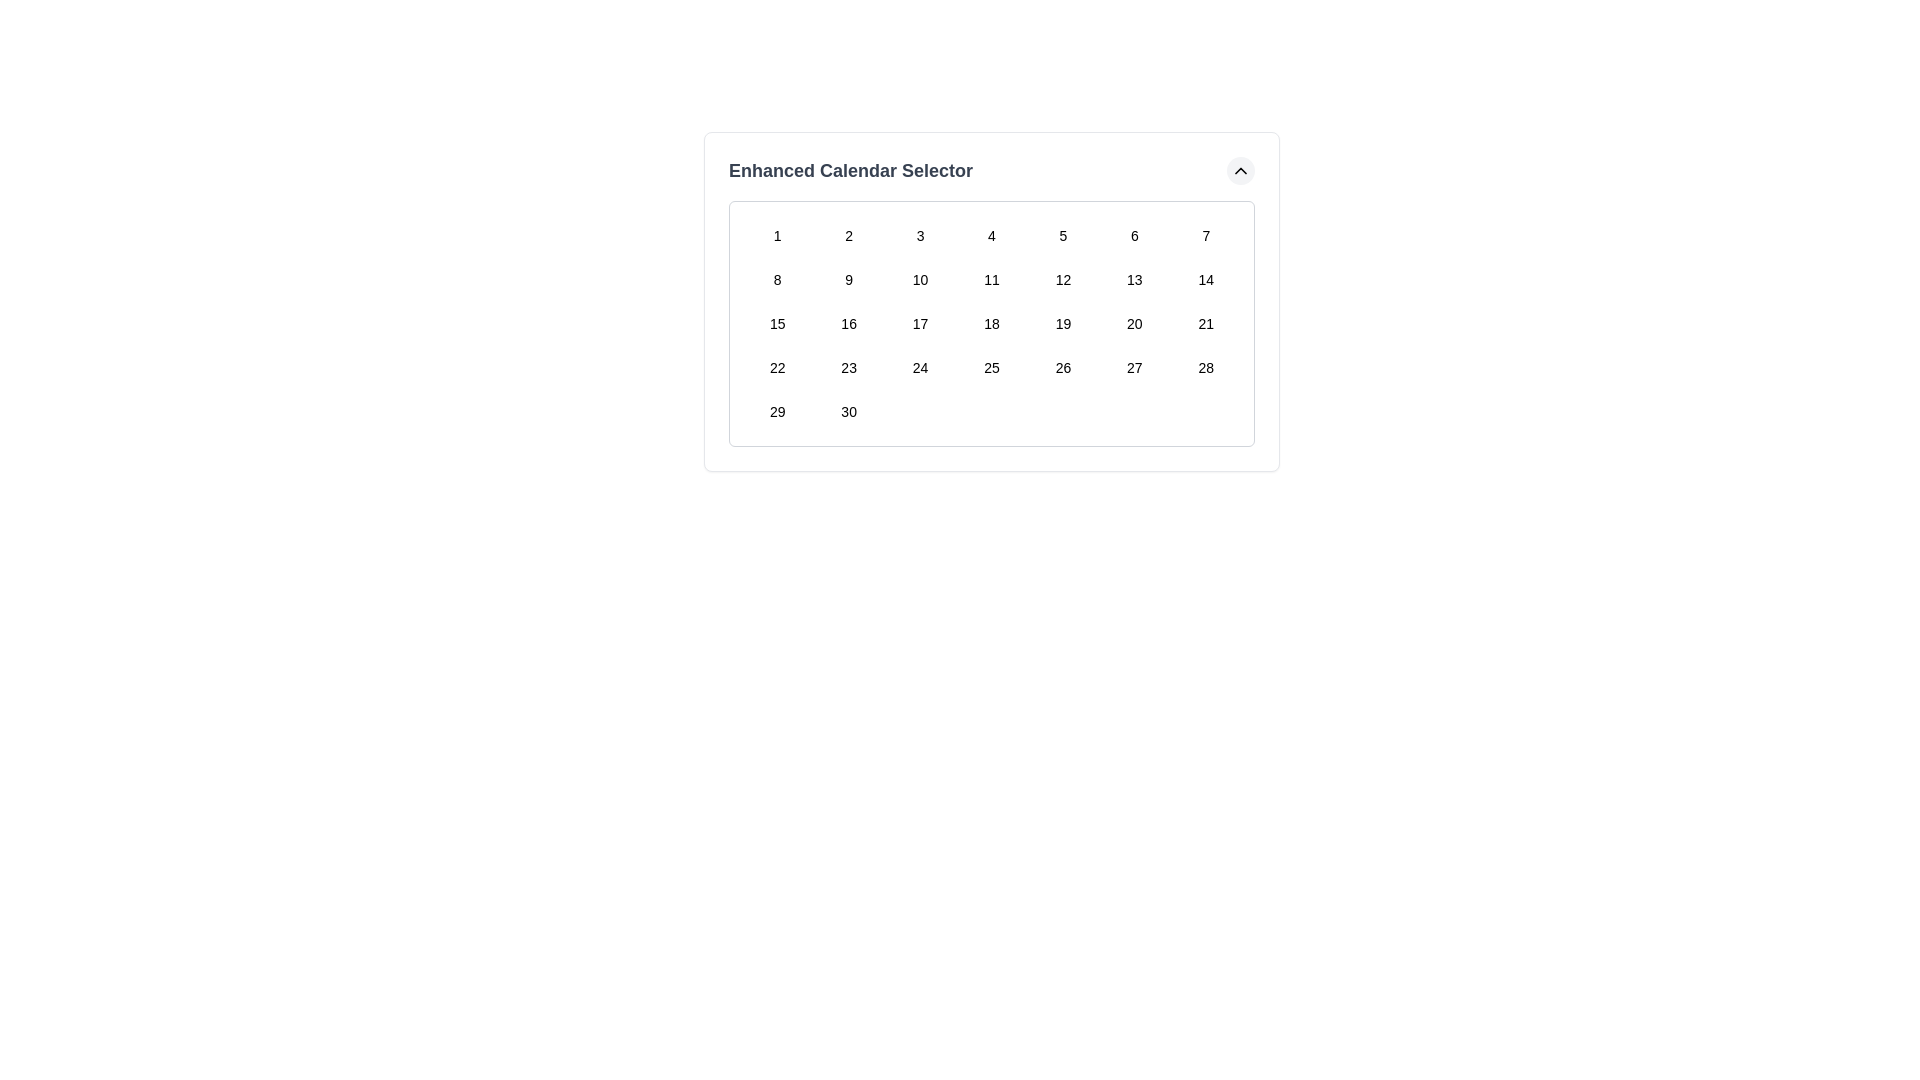 Image resolution: width=1920 pixels, height=1080 pixels. Describe the element at coordinates (1062, 280) in the screenshot. I see `the interactive calendar day selector button labeled '12'` at that location.